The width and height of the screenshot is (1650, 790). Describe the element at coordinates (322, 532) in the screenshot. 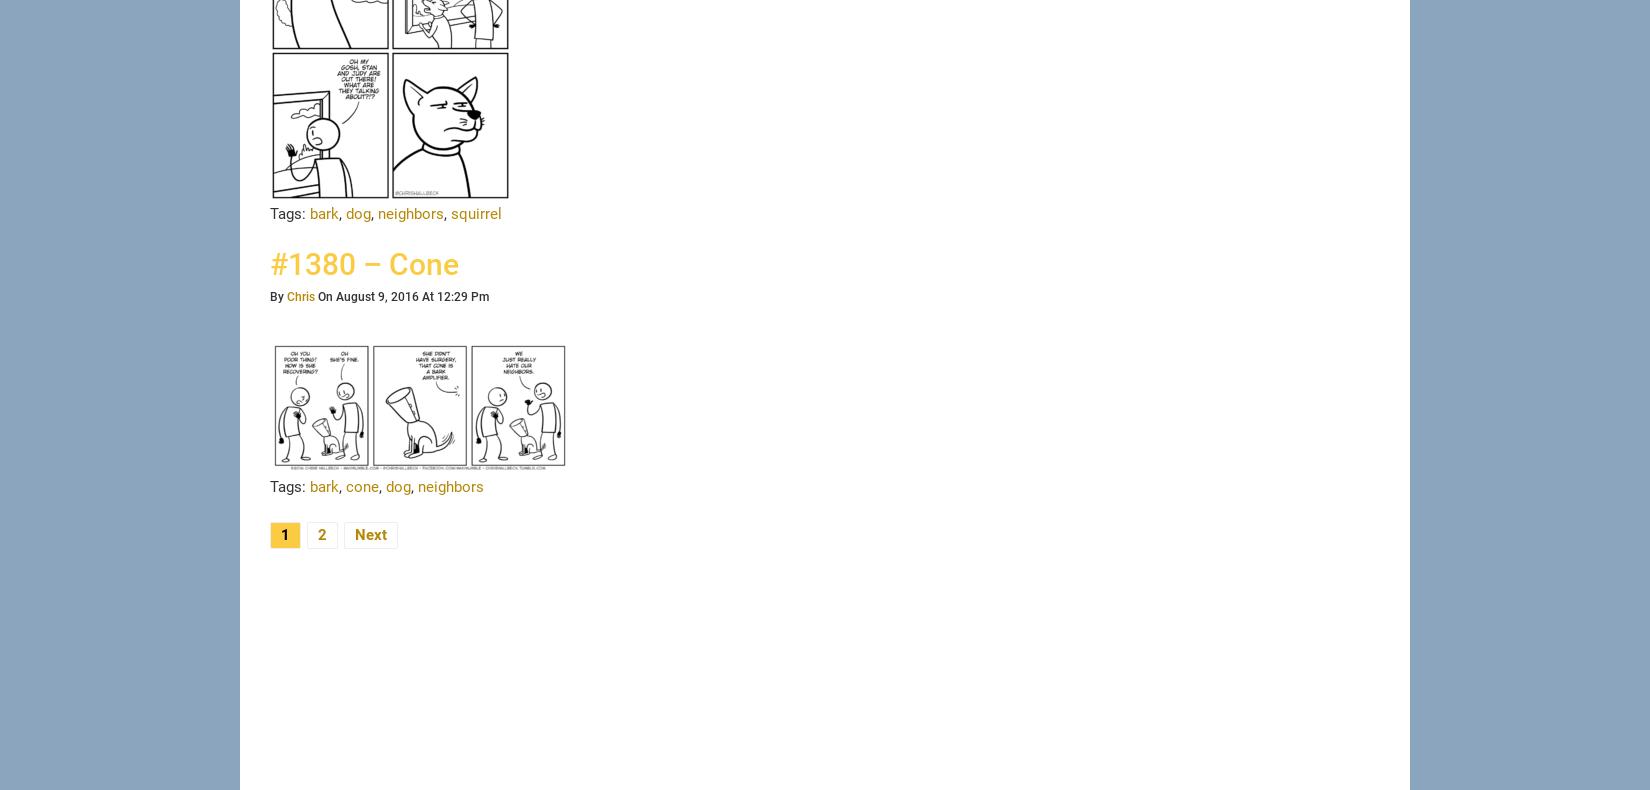

I see `'2'` at that location.